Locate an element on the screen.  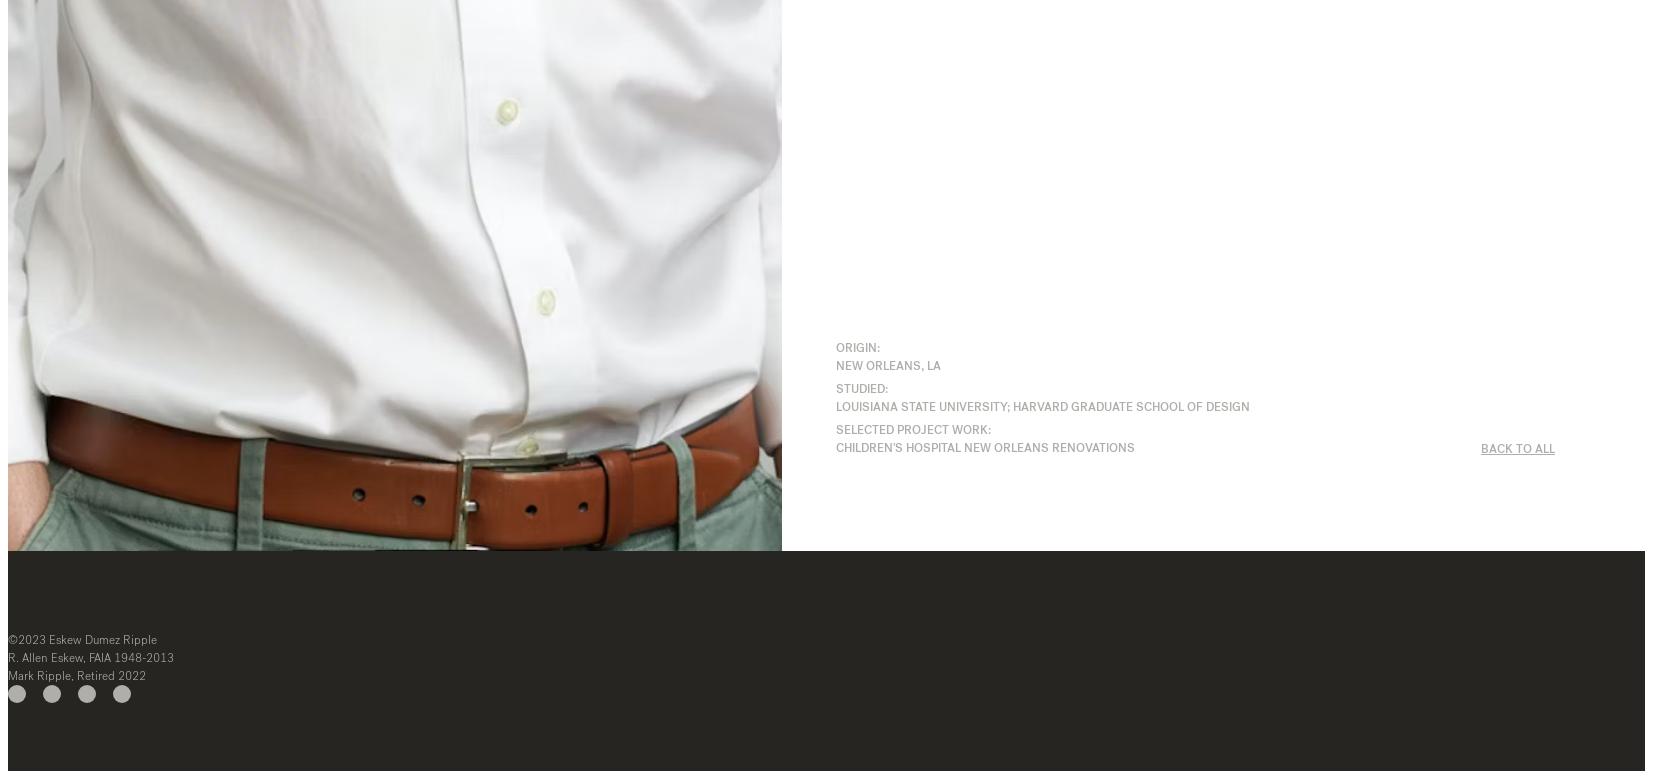
'SELECTED PROJECT WORK:' is located at coordinates (912, 428).